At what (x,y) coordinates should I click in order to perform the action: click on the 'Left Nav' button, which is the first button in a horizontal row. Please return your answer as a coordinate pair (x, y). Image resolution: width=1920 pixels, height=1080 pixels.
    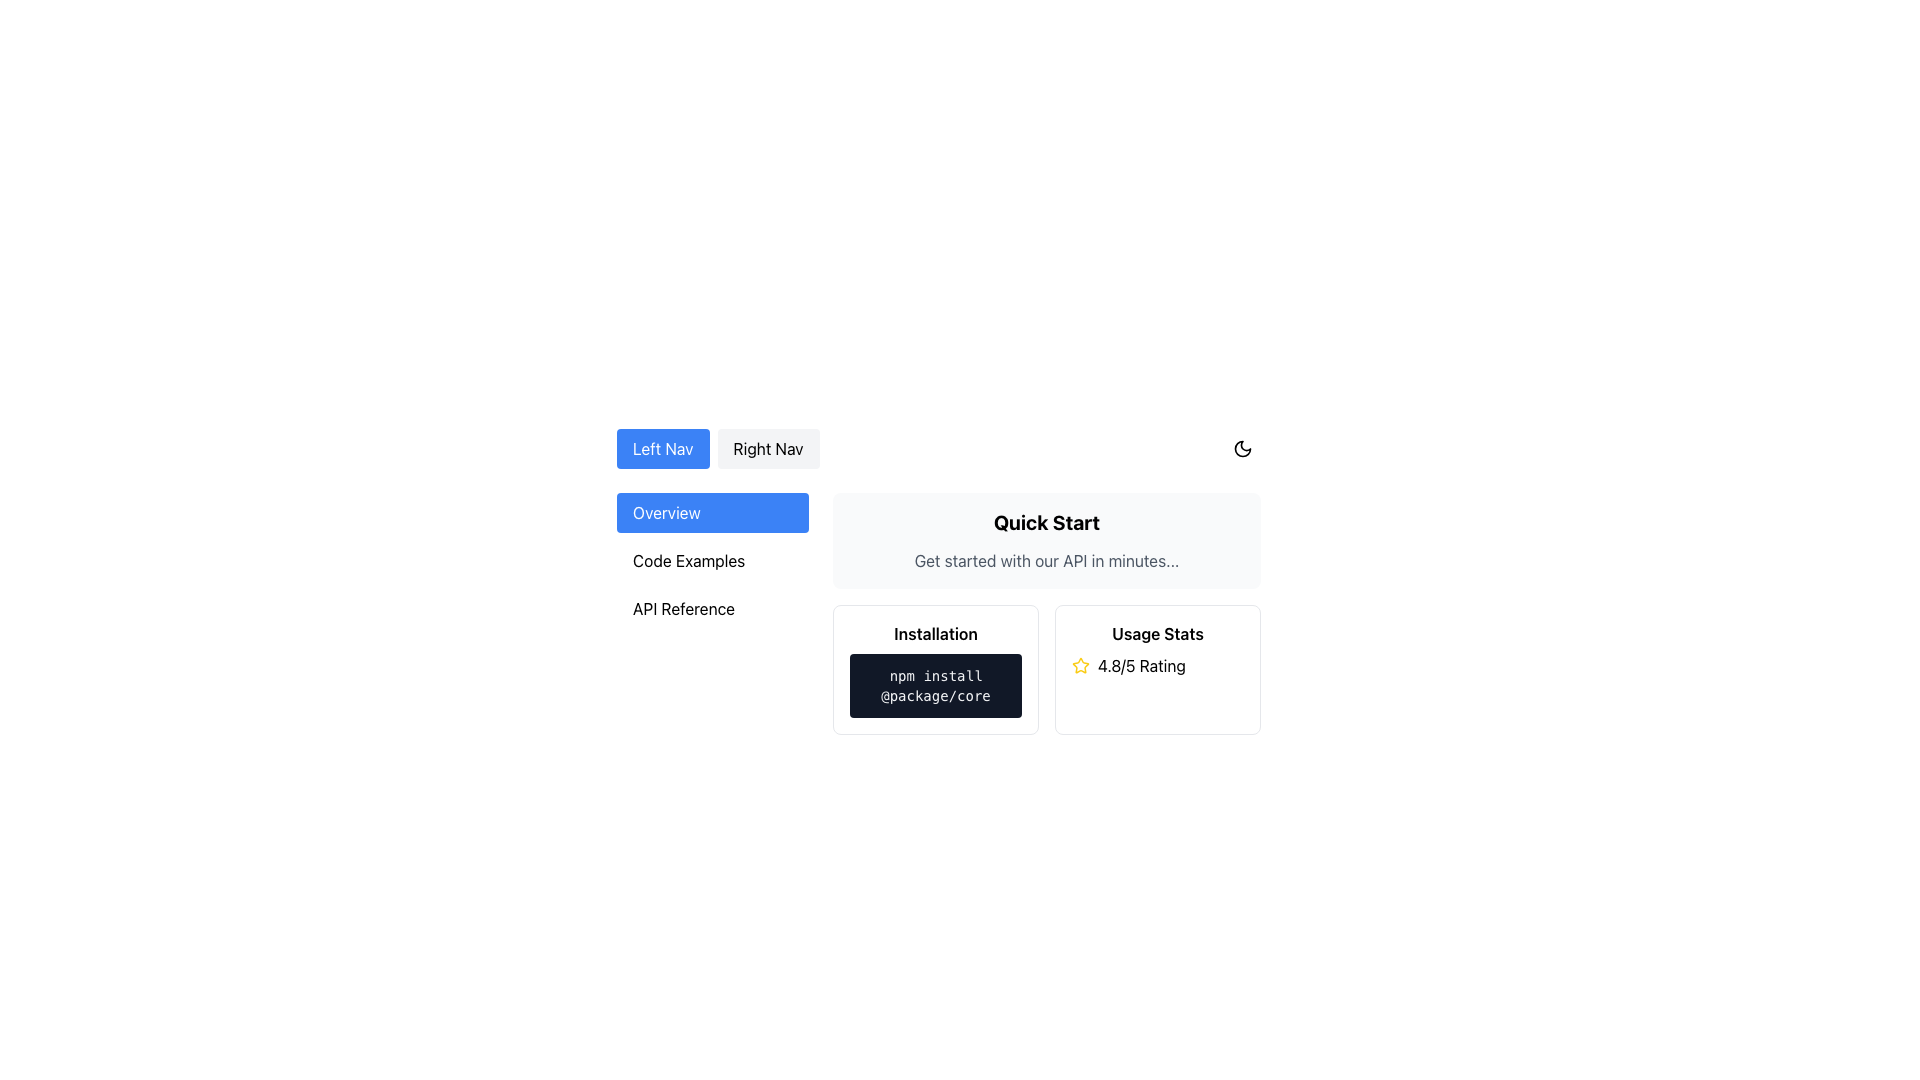
    Looking at the image, I should click on (663, 447).